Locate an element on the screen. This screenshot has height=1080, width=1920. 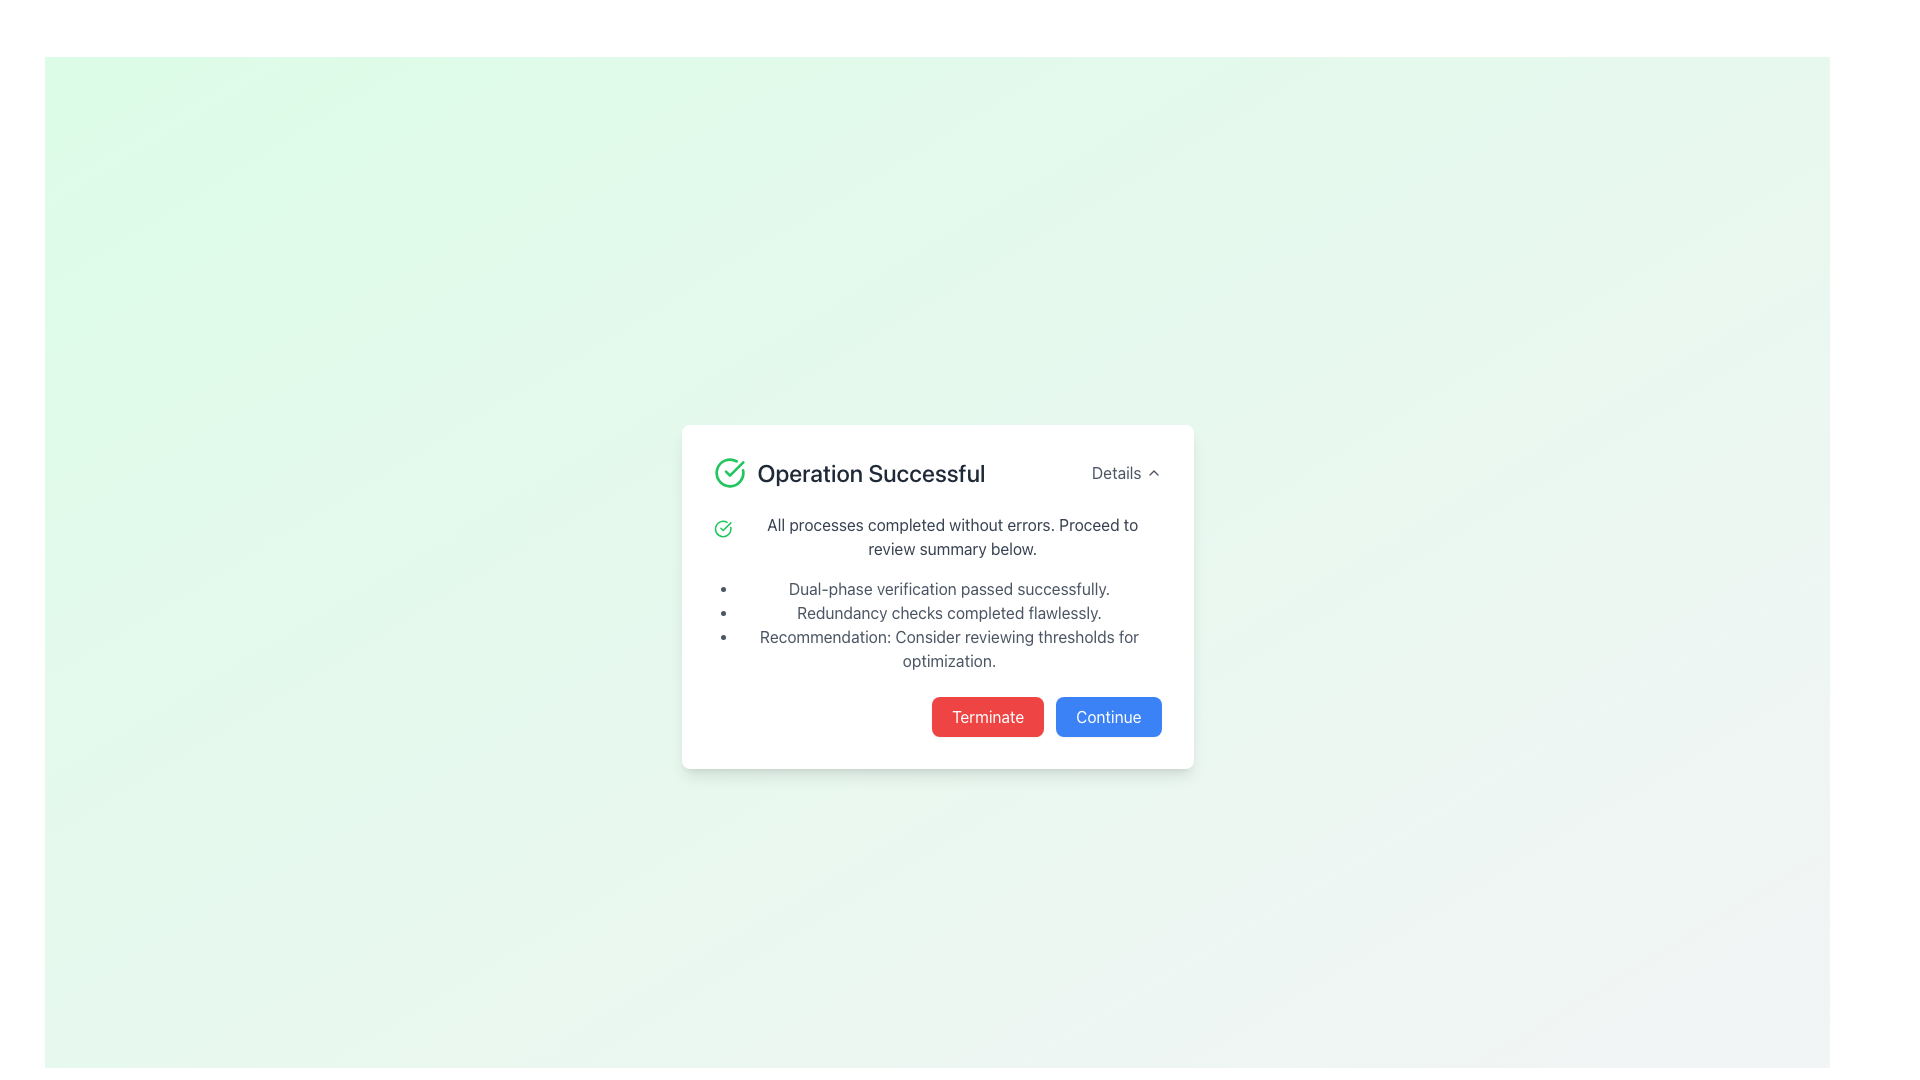
status update text positioned as the second list item in a bullet-point list within the dialog box, located between 'Dual-phase verification passed successfully.' and 'Recommendation: Consider reviewing thresholds for optimization.' is located at coordinates (948, 612).